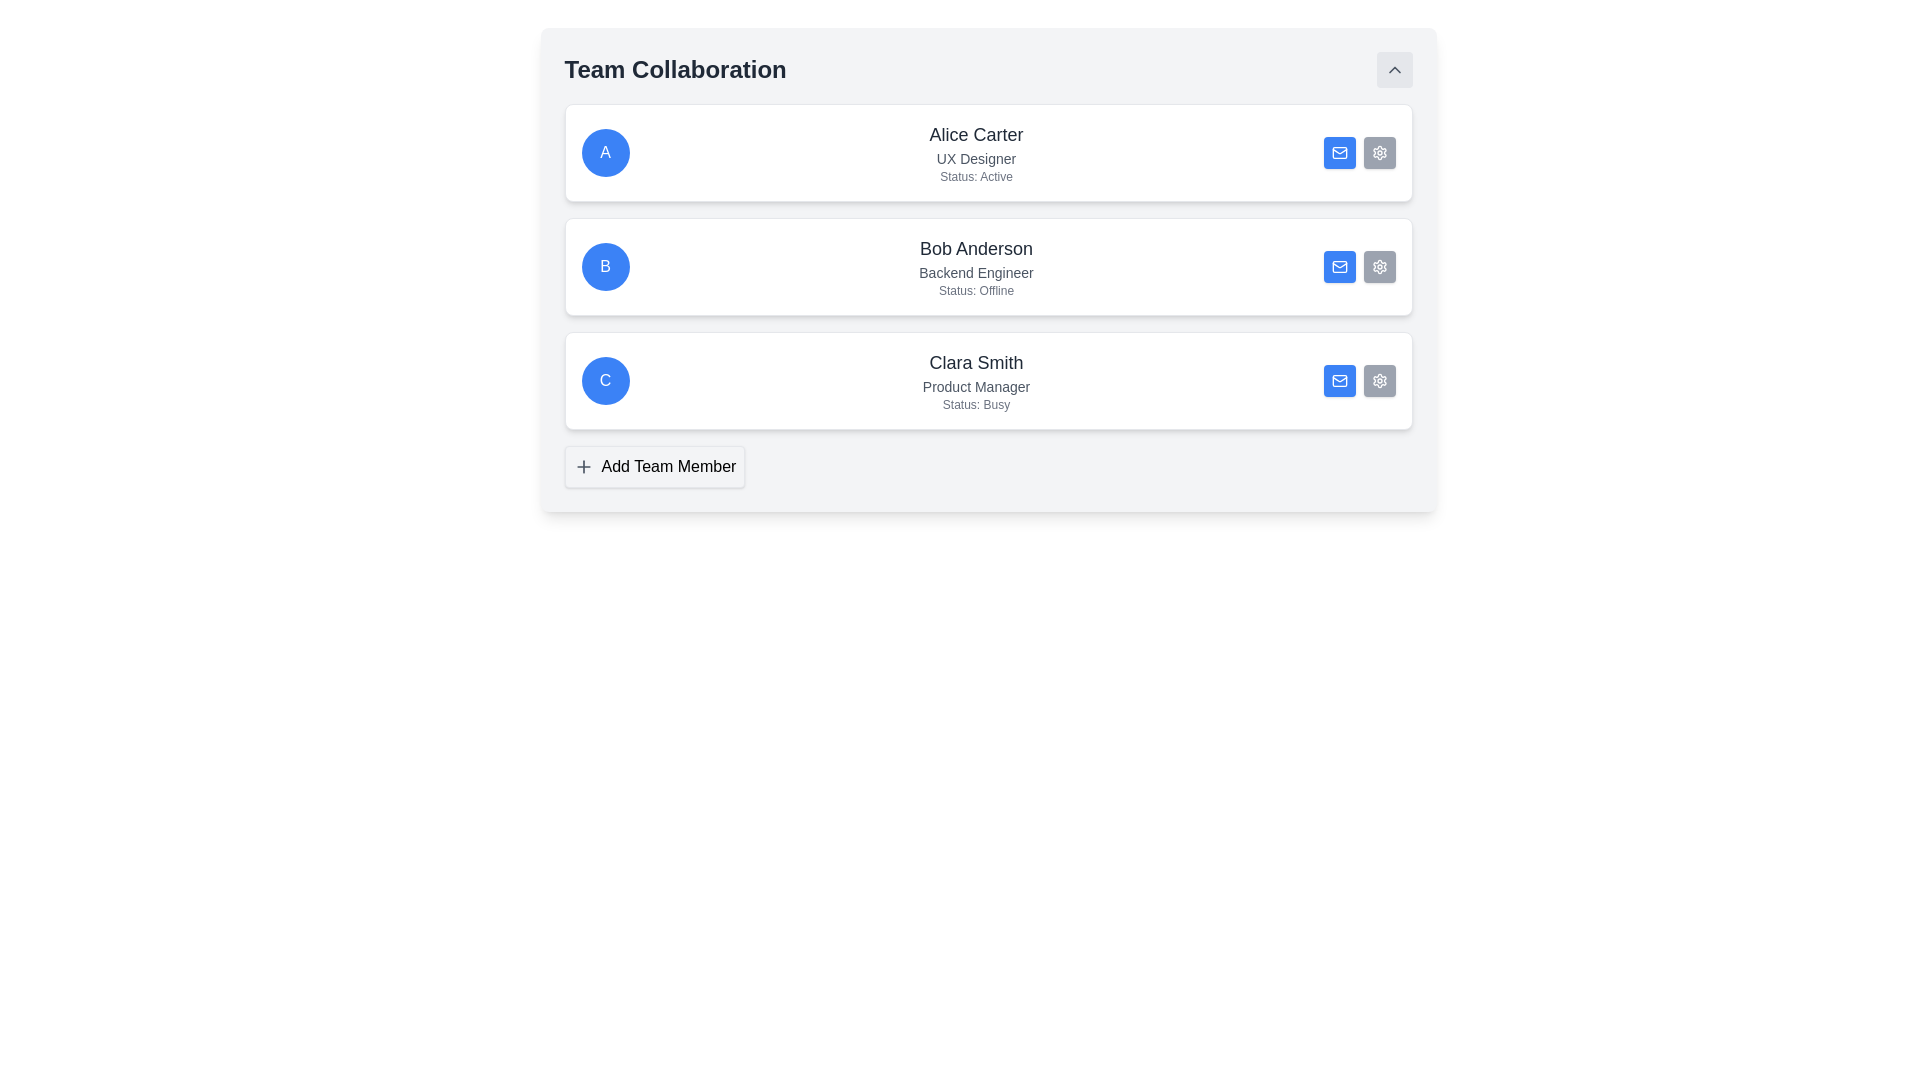 This screenshot has width=1920, height=1080. I want to click on the 'Add Team Member' button located at the bottom of the 'Team Collaboration' section, so click(654, 466).